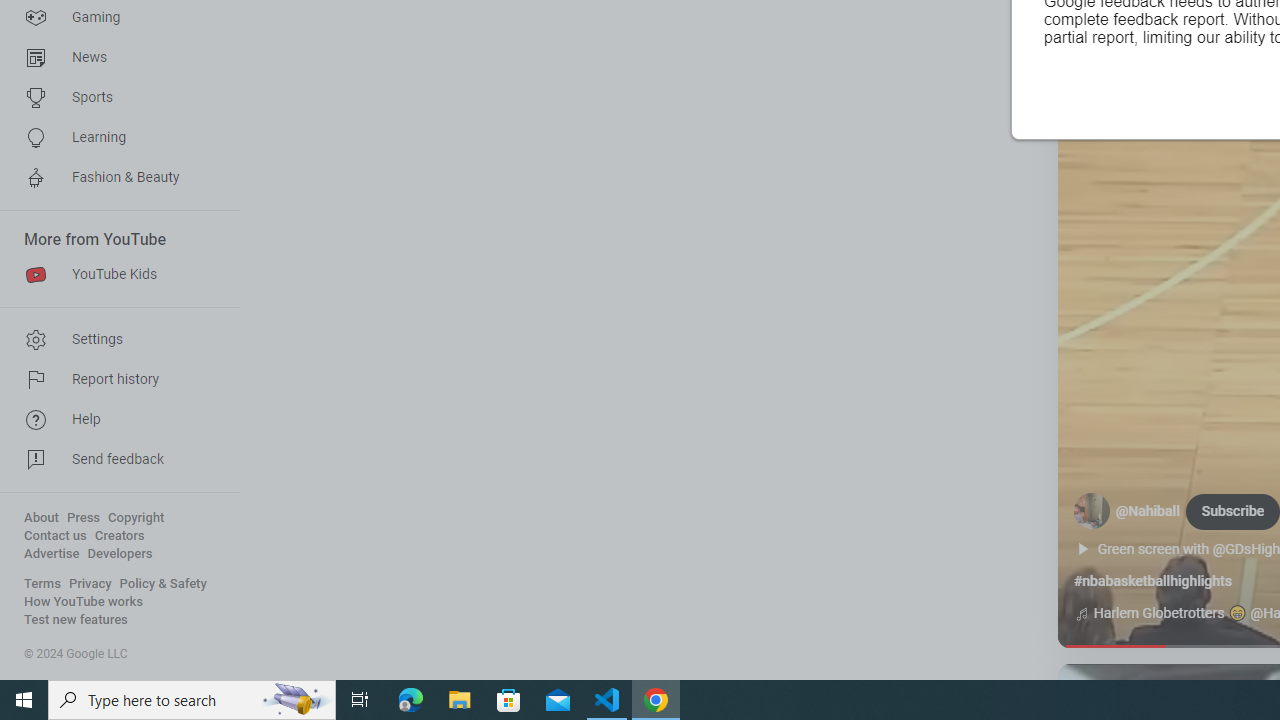  I want to click on 'Test new features', so click(76, 619).